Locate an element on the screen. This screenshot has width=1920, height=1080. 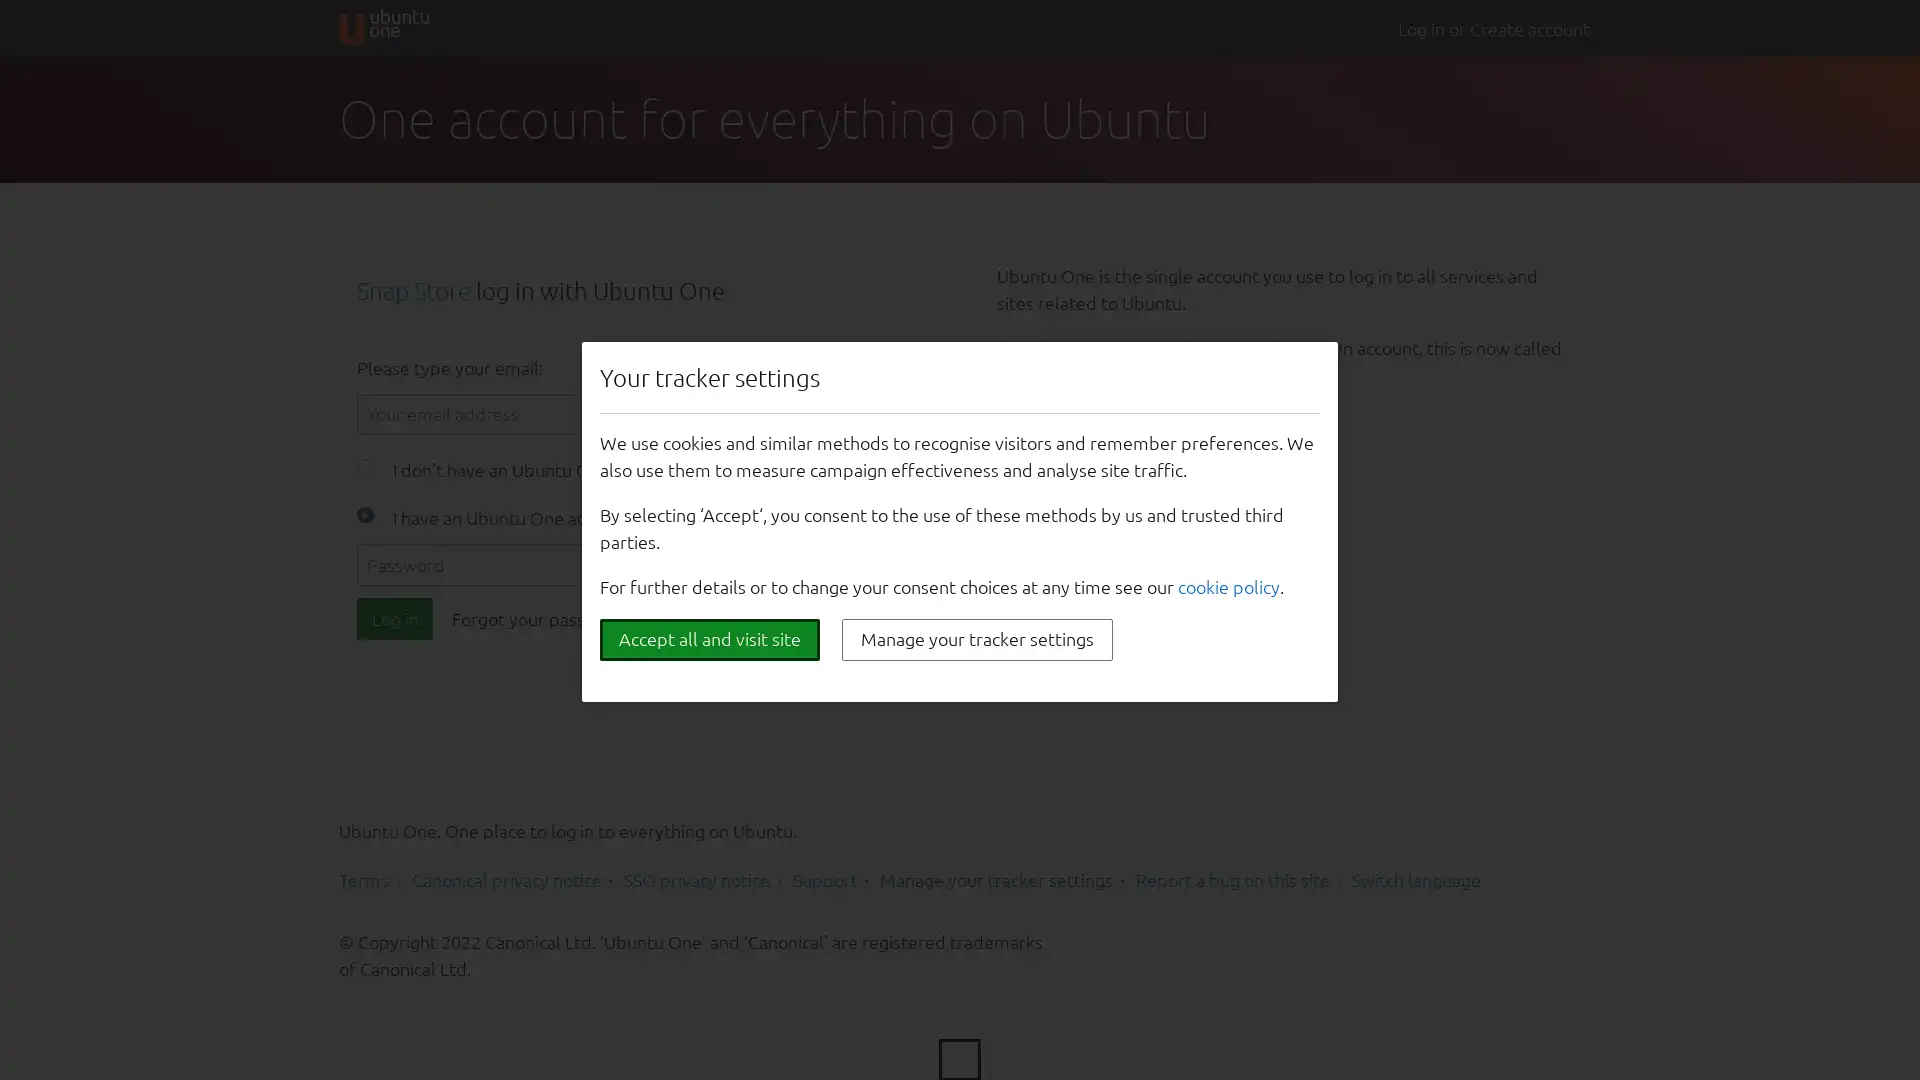
Accept all and visit site is located at coordinates (710, 639).